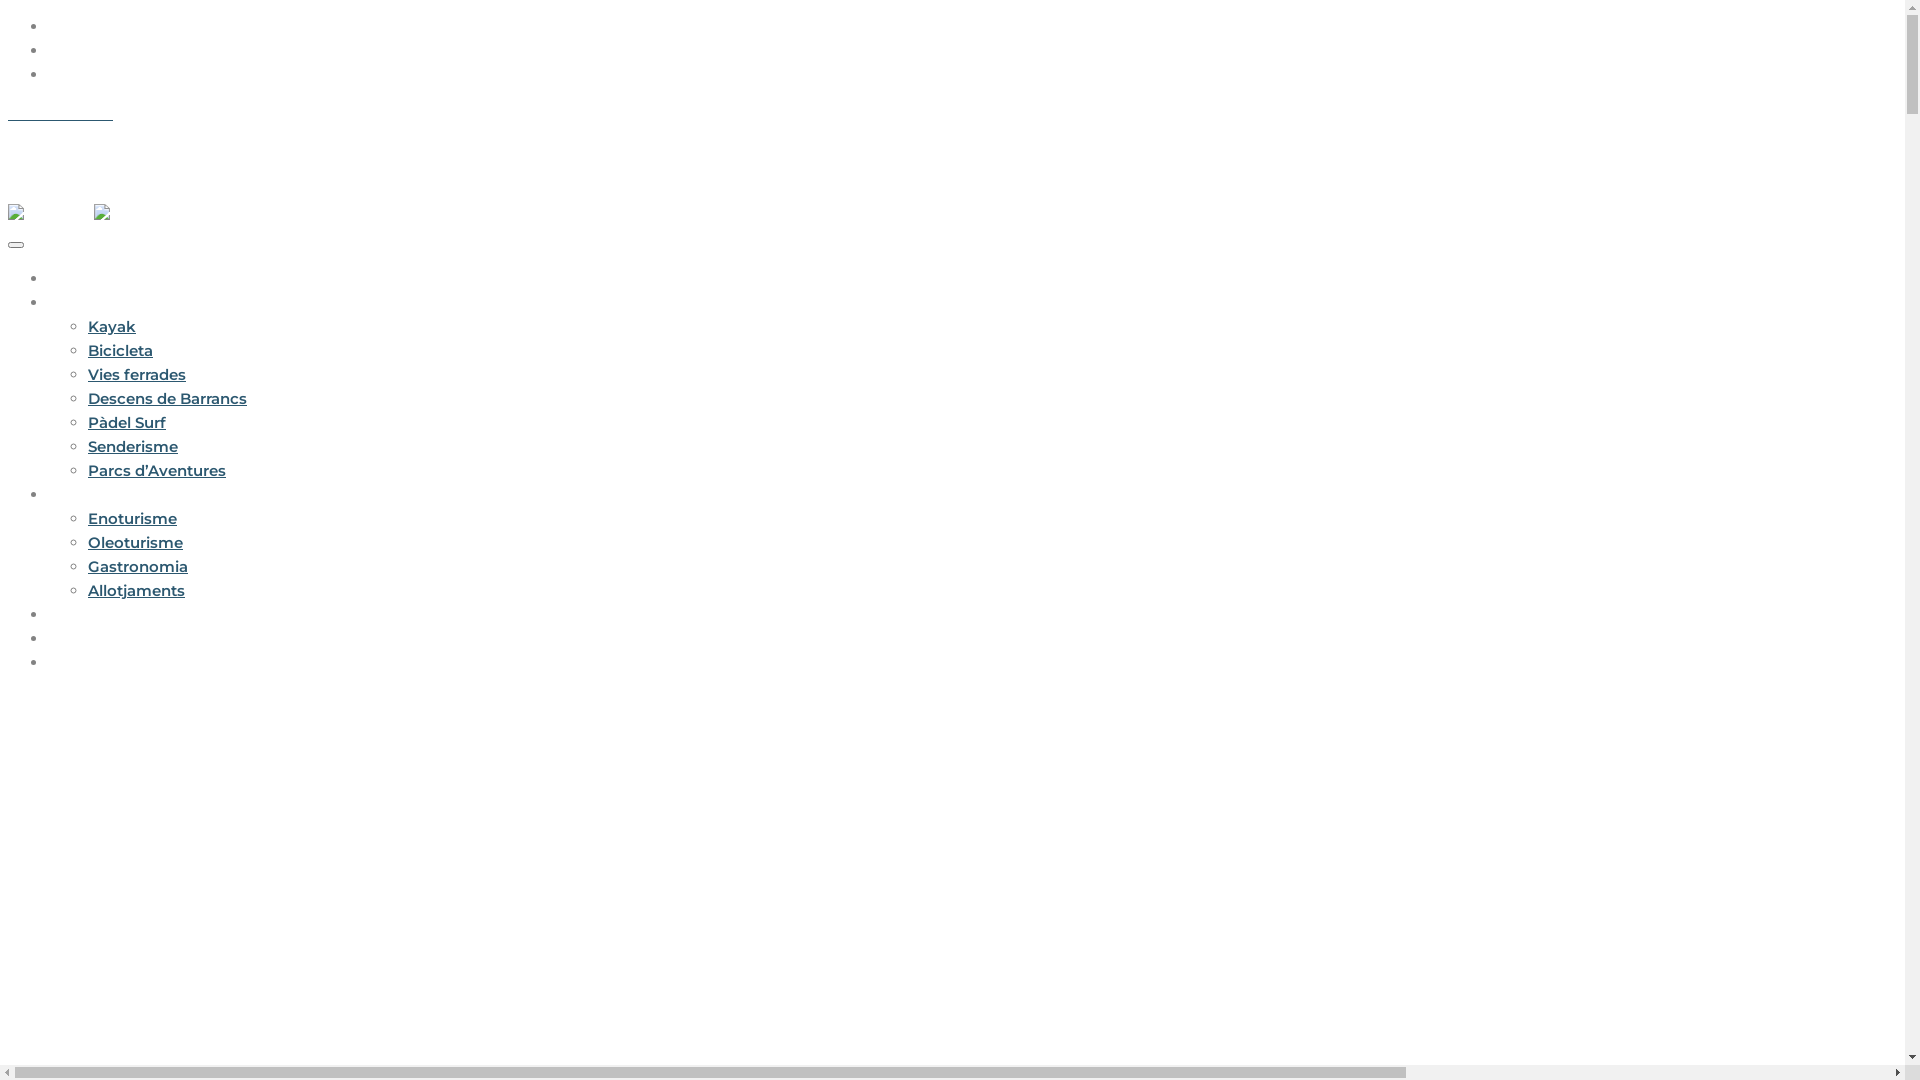  What do you see at coordinates (63, 278) in the screenshot?
I see `'Inici'` at bounding box center [63, 278].